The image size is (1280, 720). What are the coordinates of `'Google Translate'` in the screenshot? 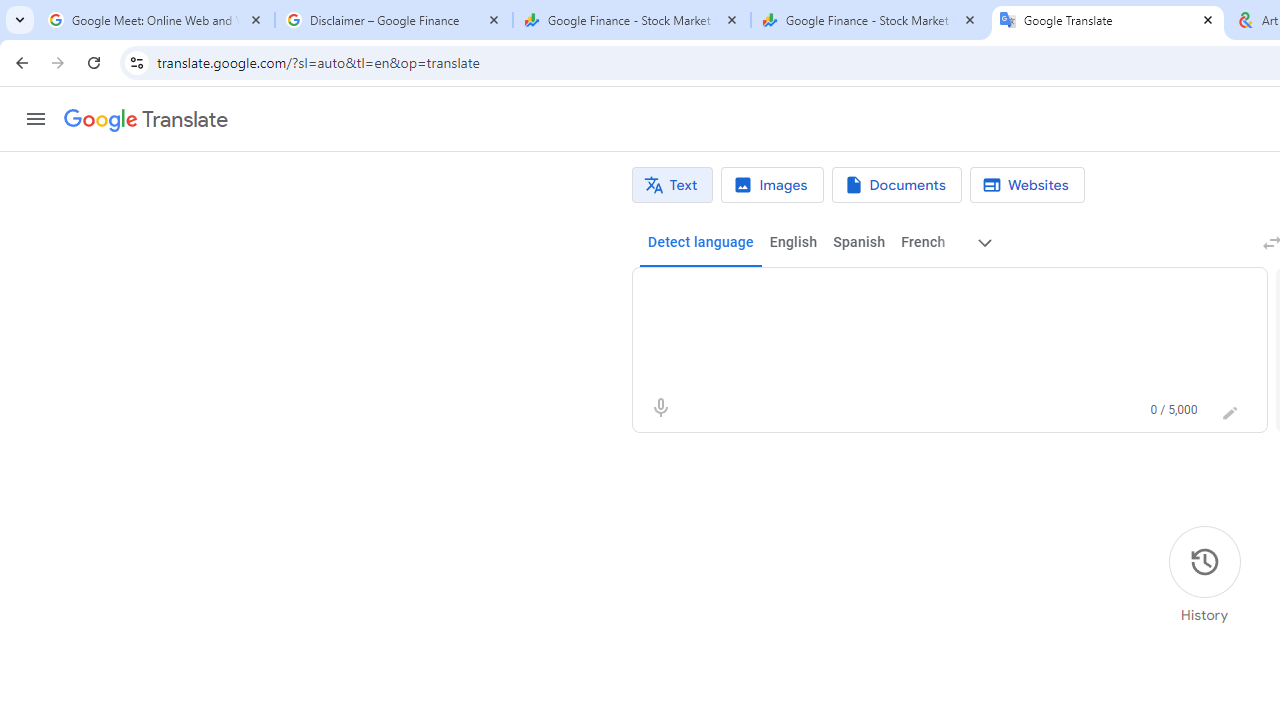 It's located at (144, 120).